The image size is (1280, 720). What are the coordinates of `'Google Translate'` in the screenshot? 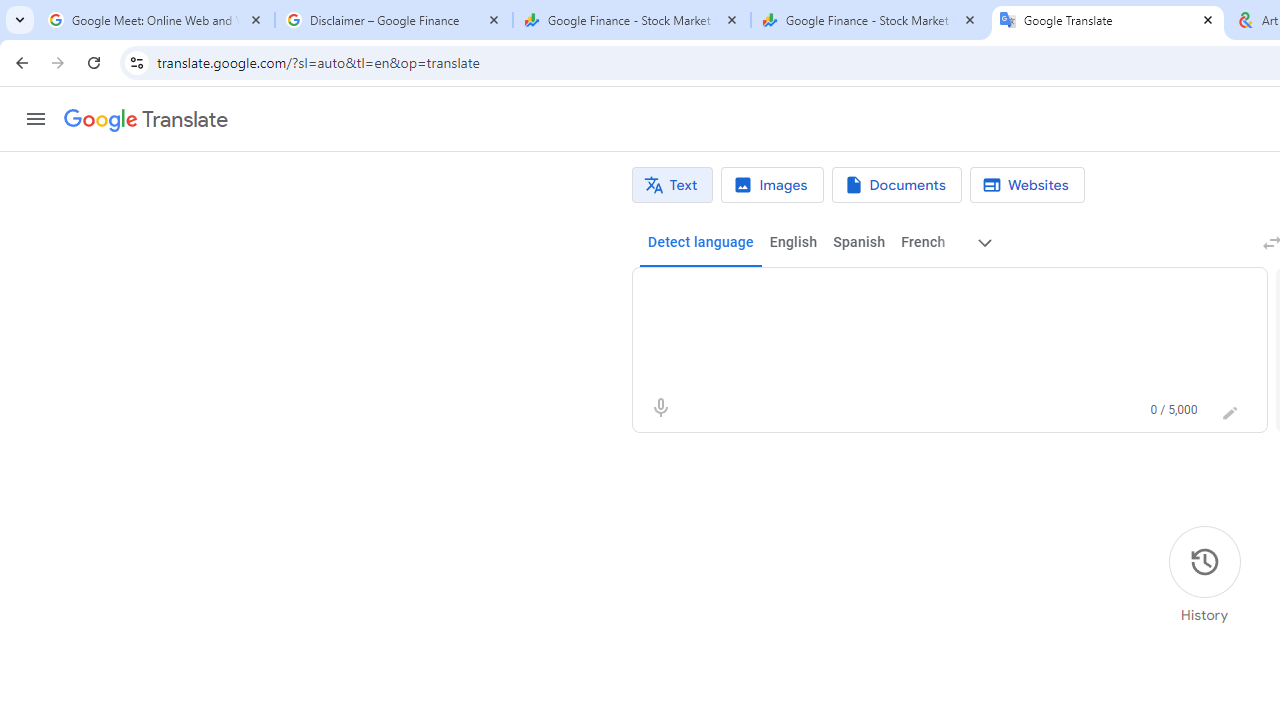 It's located at (144, 120).